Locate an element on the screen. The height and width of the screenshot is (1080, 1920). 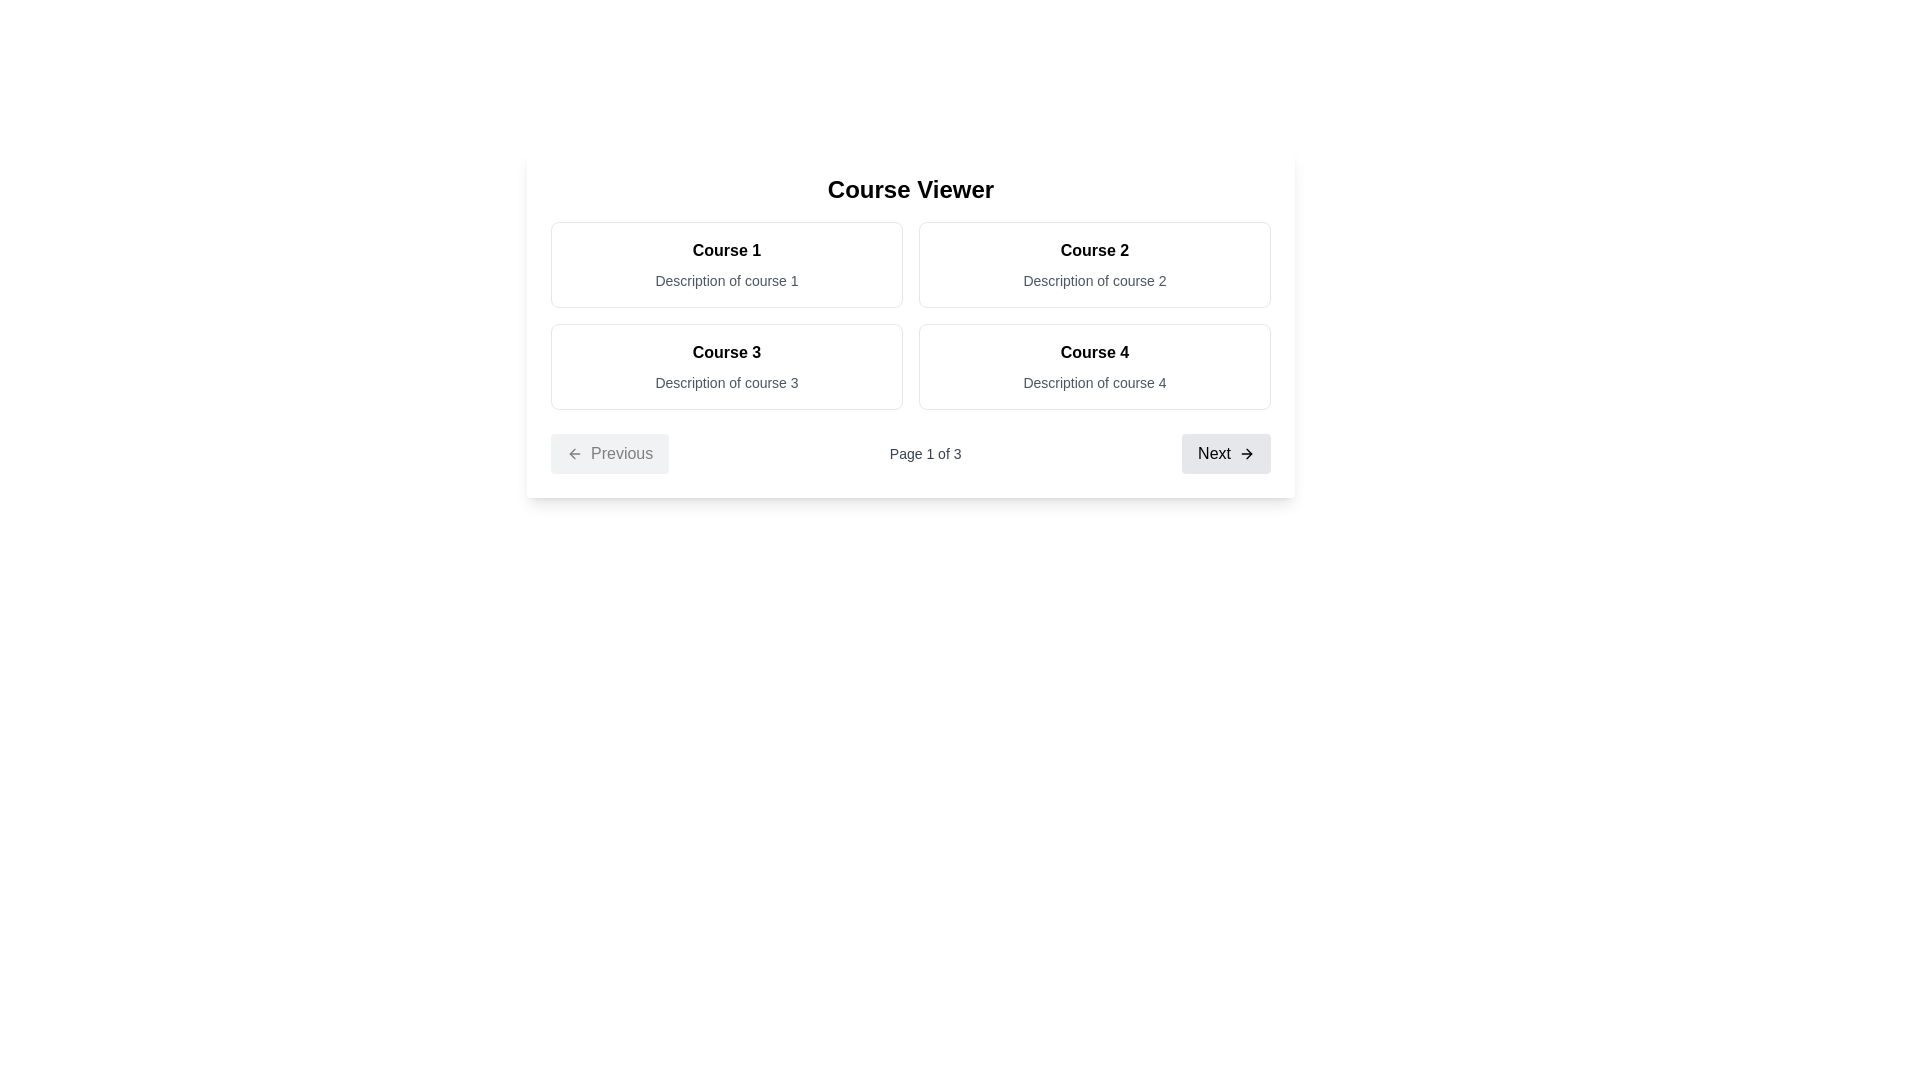
title text of the first course in the course selection layout, located in the second row and first column of the grid is located at coordinates (725, 352).